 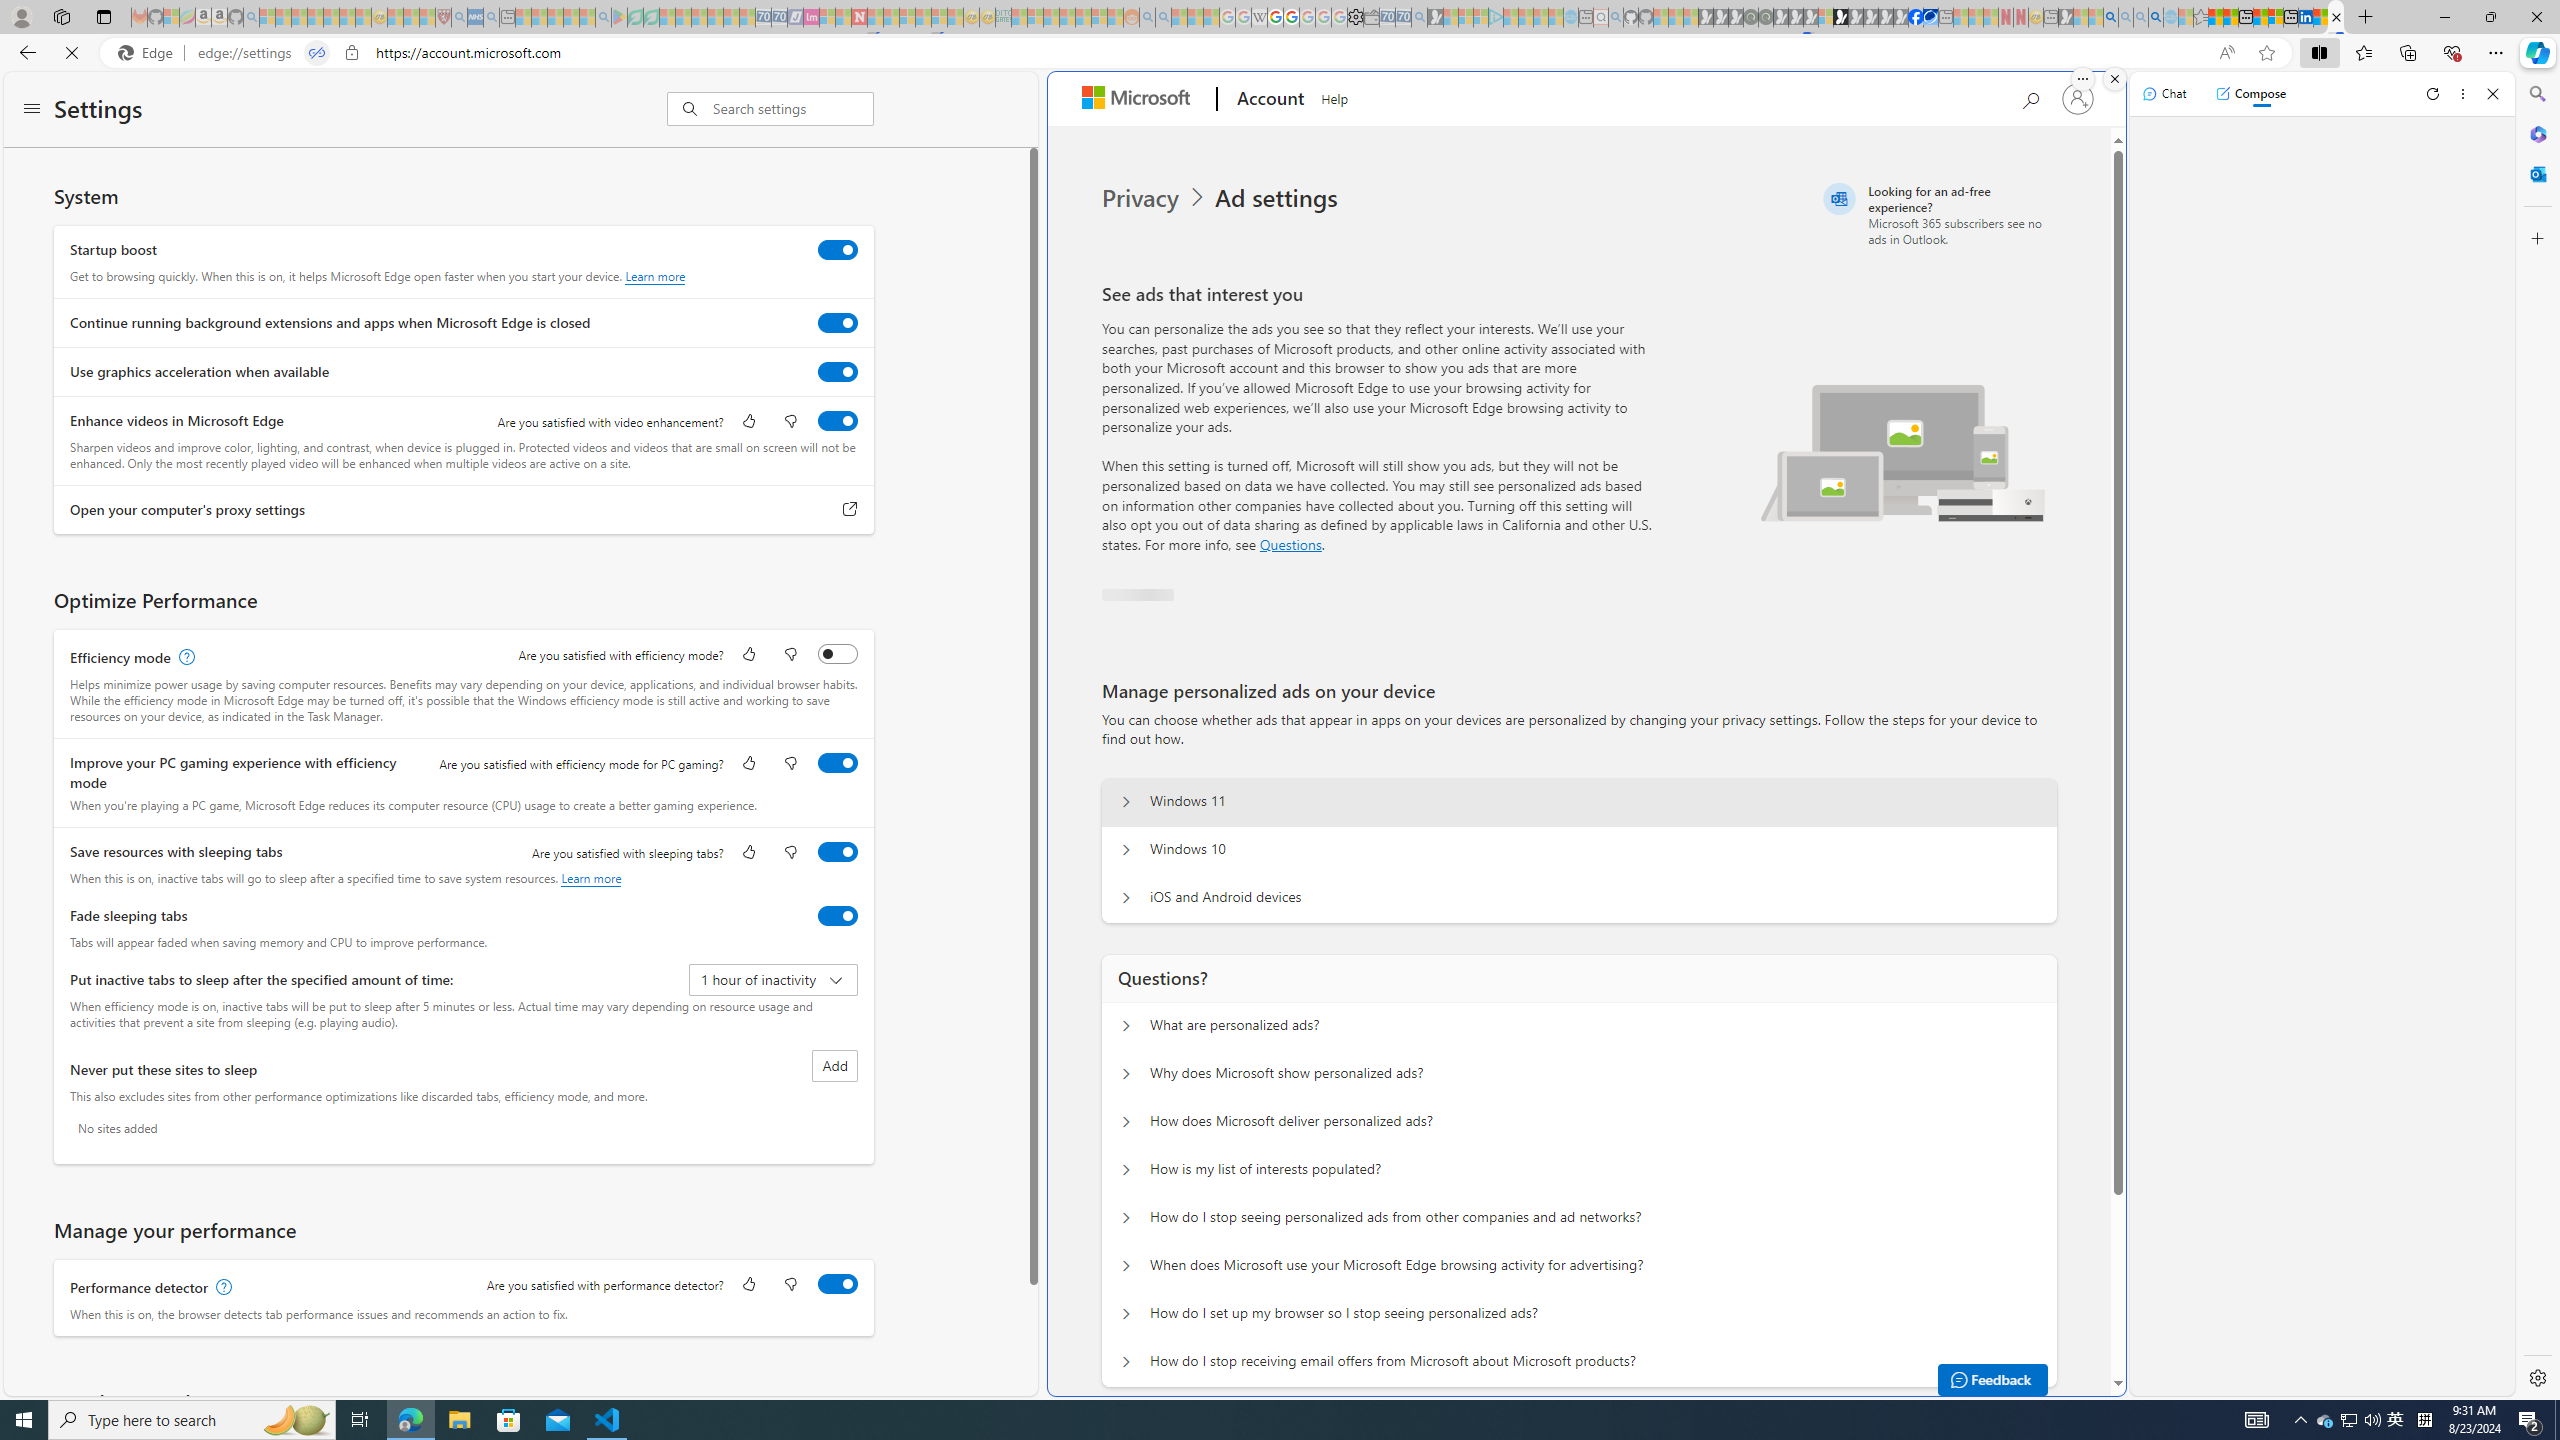 I want to click on 'Microsoft', so click(x=1140, y=99).